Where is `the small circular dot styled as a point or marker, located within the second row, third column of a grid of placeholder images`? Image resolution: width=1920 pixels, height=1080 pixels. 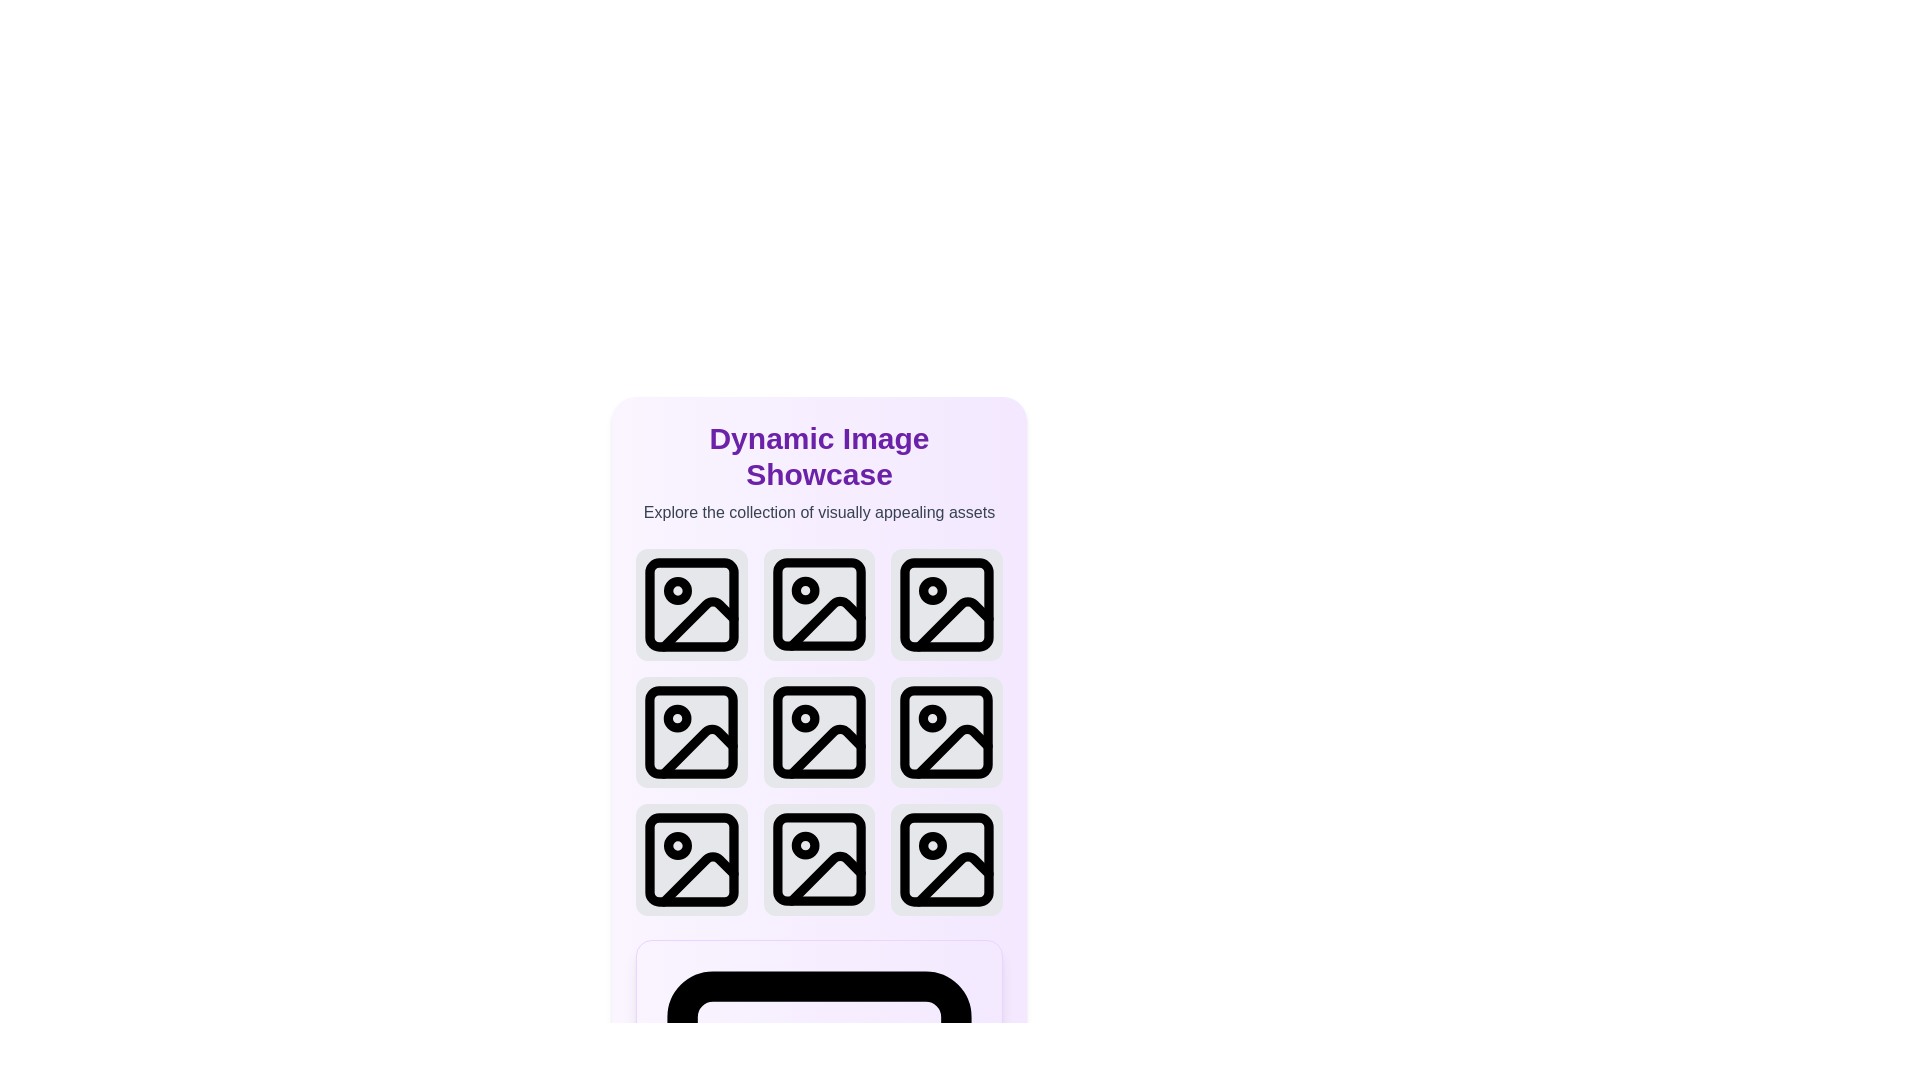
the small circular dot styled as a point or marker, located within the second row, third column of a grid of placeholder images is located at coordinates (932, 589).